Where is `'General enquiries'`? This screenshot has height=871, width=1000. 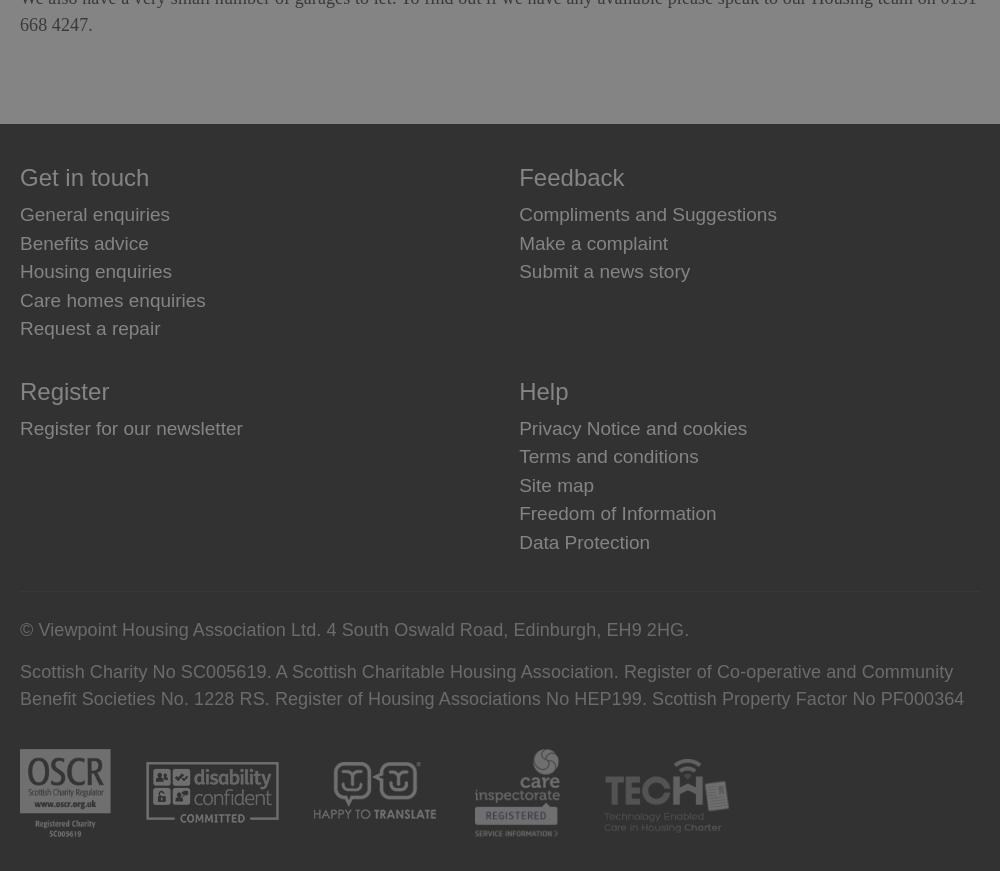 'General enquiries' is located at coordinates (93, 214).